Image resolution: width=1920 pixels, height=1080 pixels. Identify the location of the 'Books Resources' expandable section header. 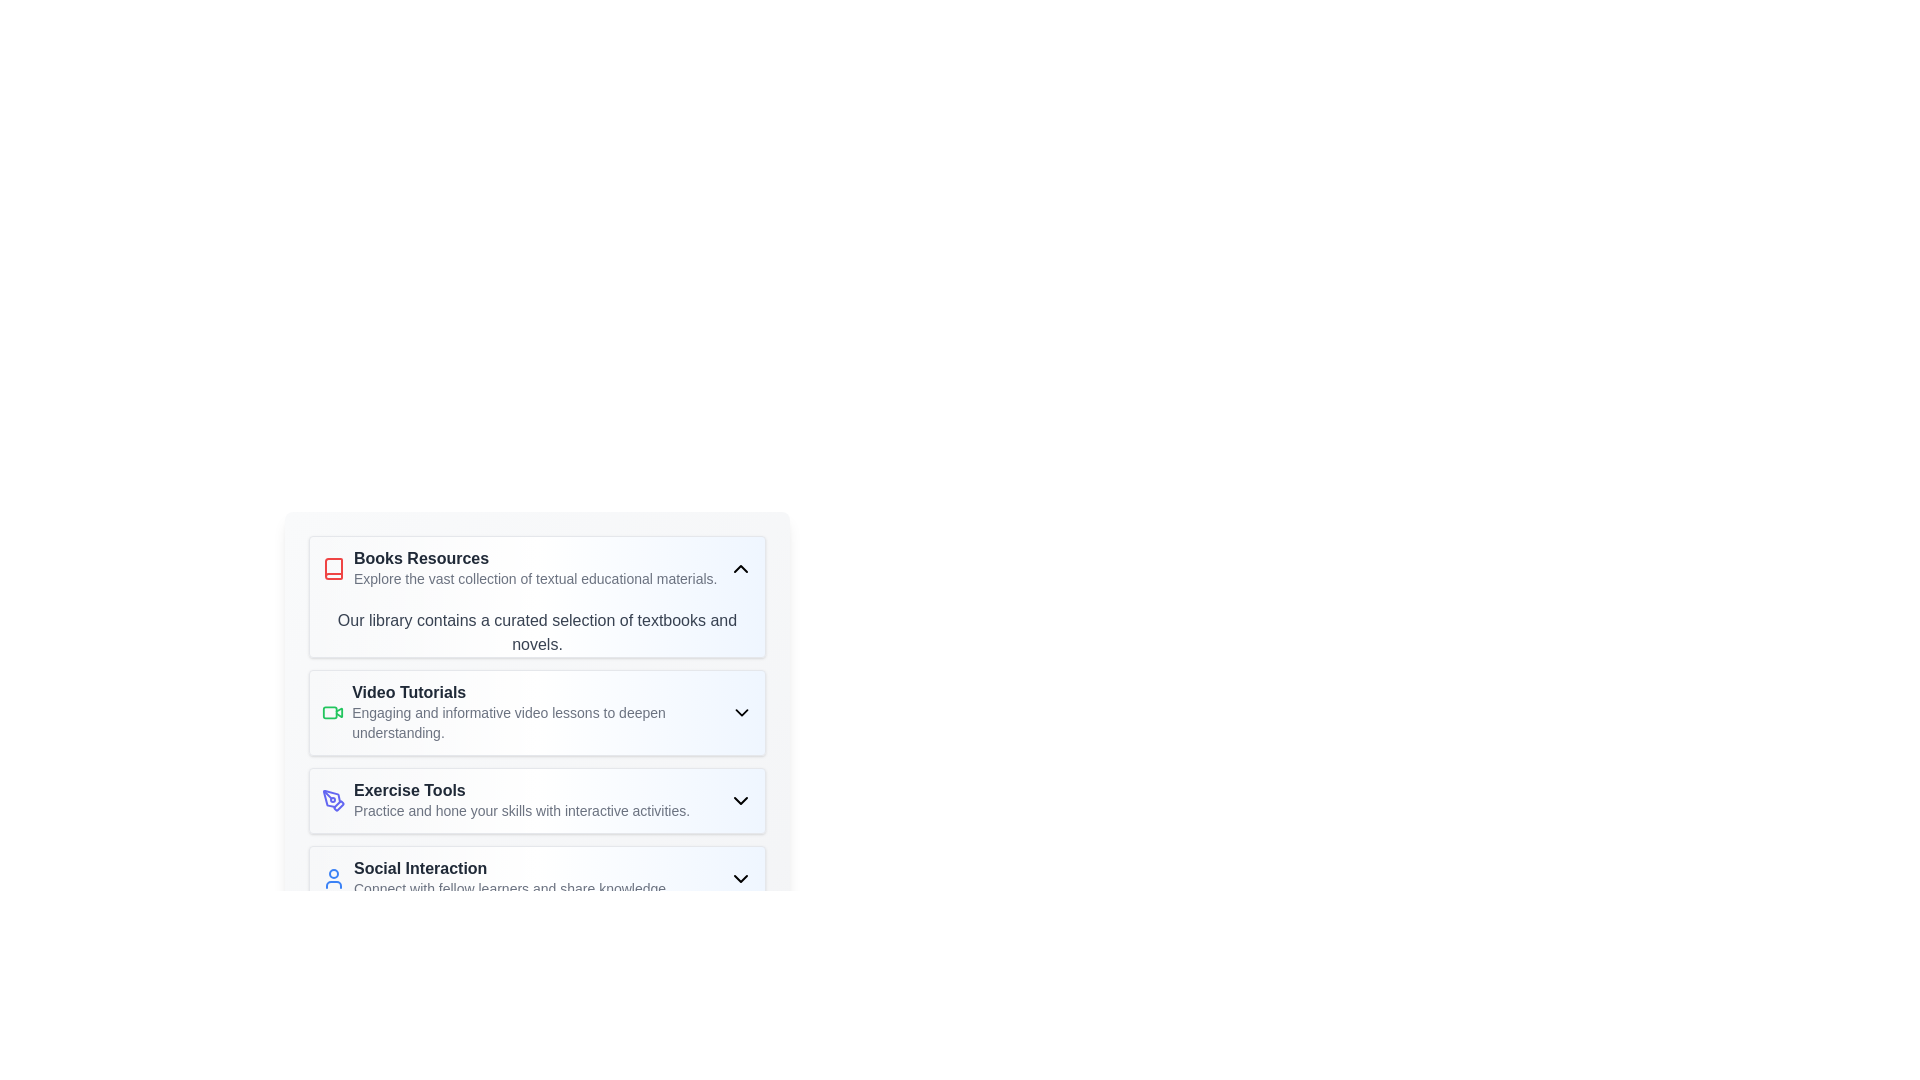
(537, 569).